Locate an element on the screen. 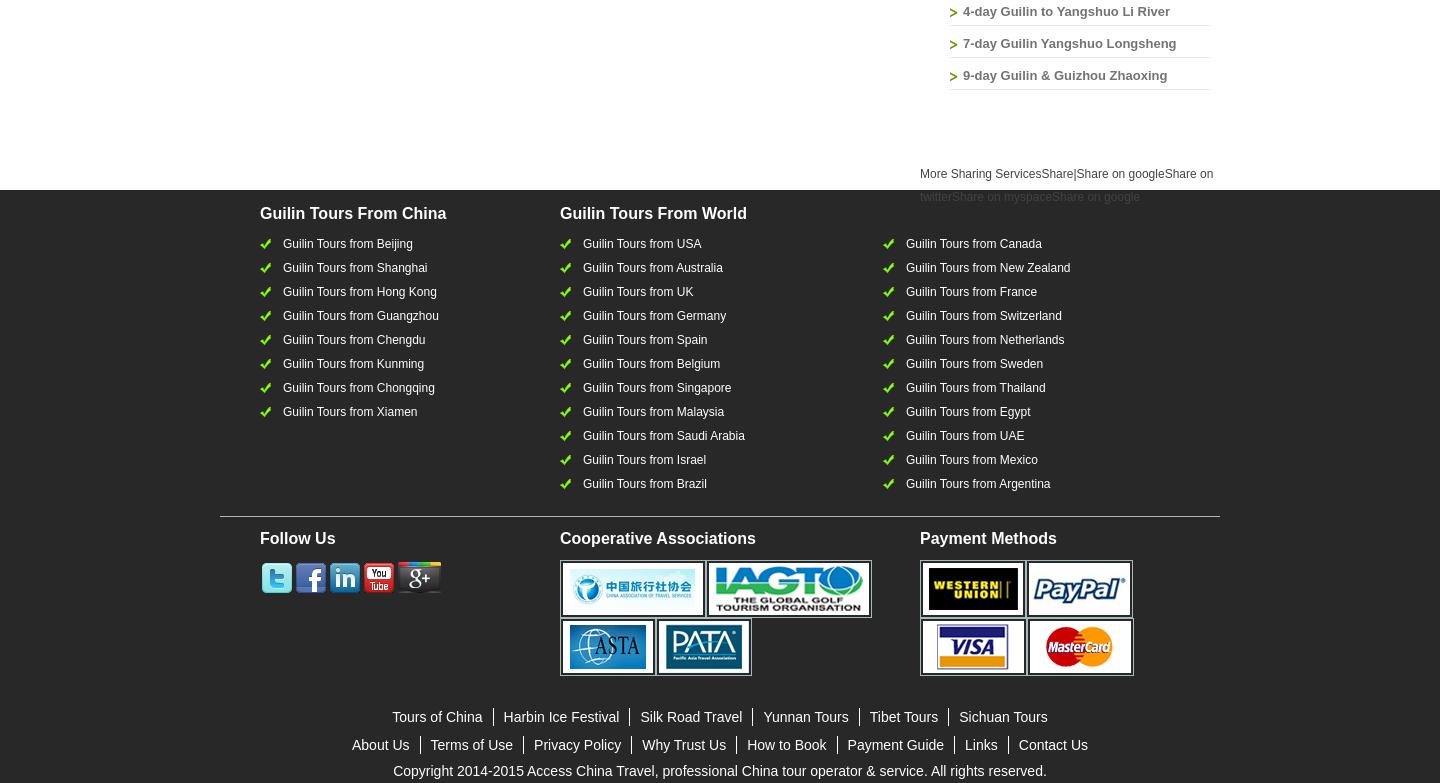  'Guilin Tours from Netherlands' is located at coordinates (983, 339).